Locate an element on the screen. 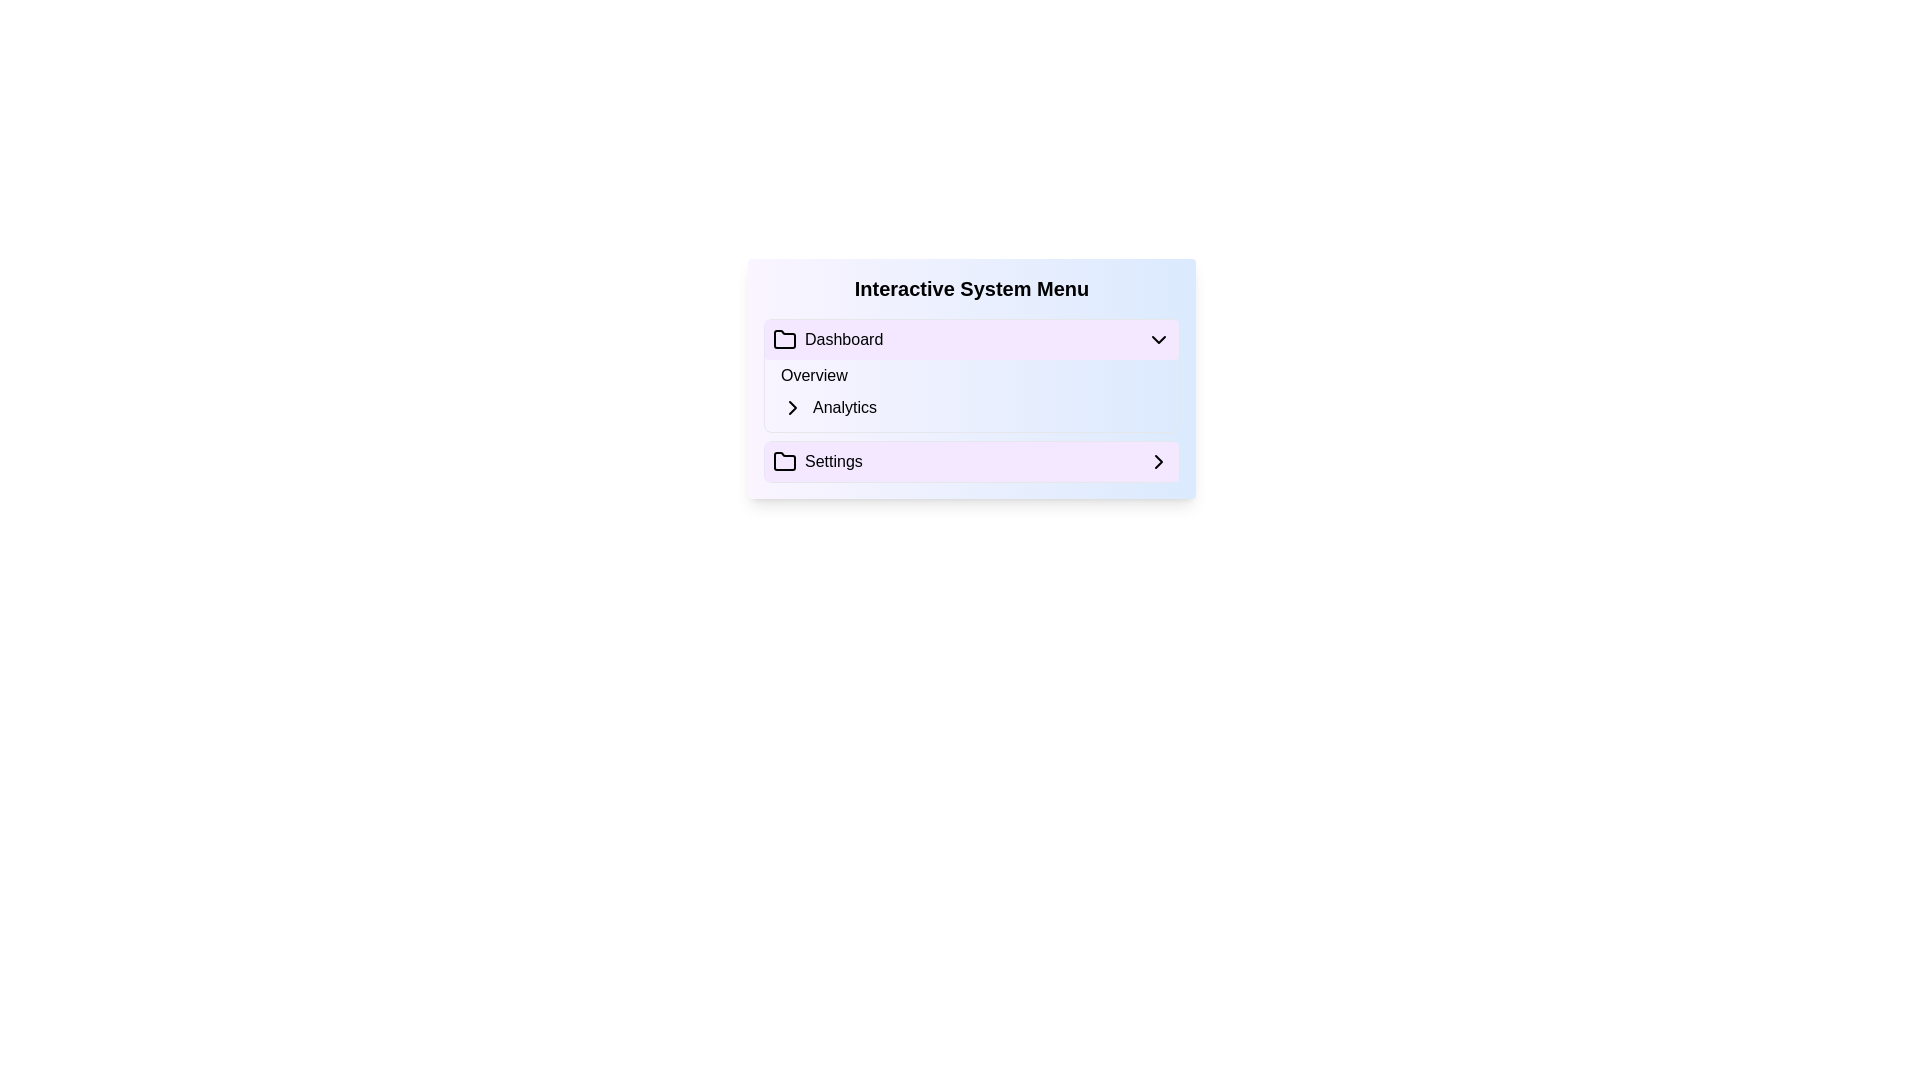 The height and width of the screenshot is (1080, 1920). the folder icon element located to the left of the 'Dashboard' option in the menu is located at coordinates (784, 338).